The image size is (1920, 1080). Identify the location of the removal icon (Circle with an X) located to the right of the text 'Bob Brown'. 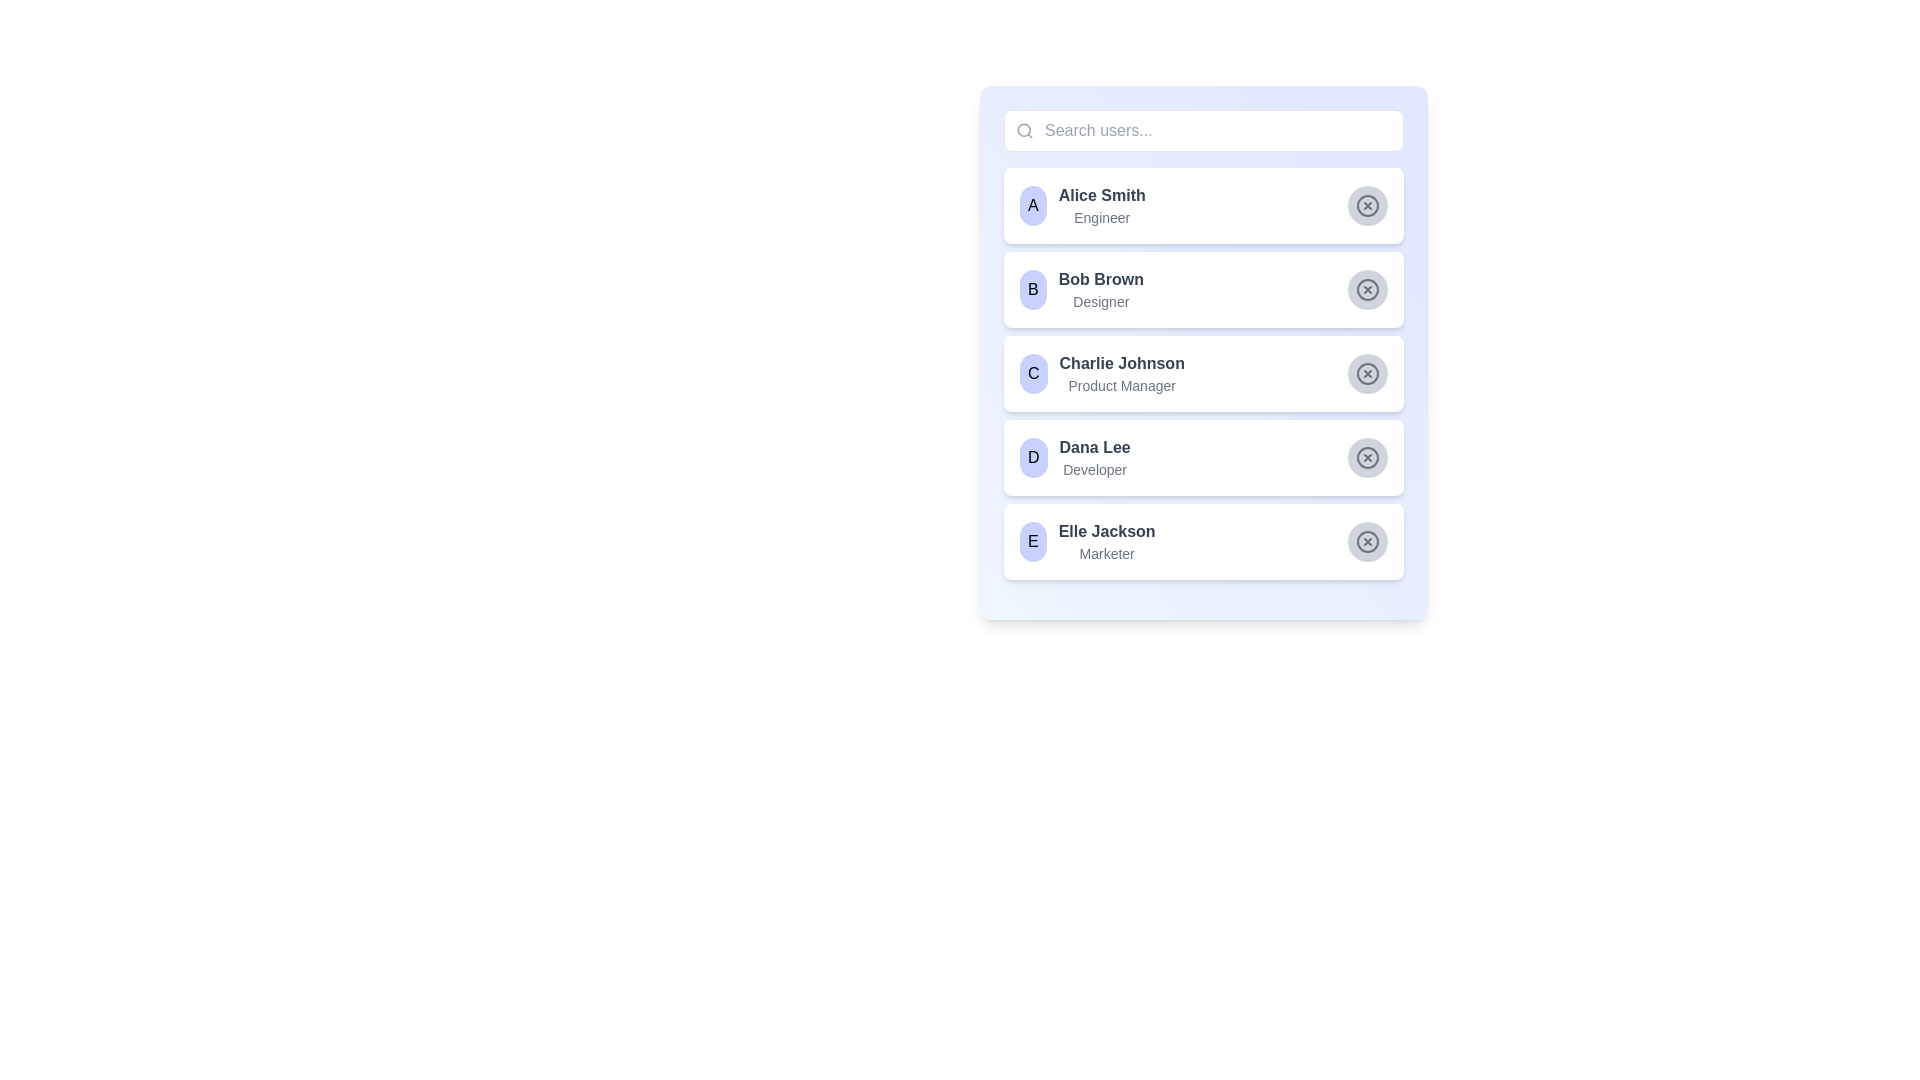
(1367, 289).